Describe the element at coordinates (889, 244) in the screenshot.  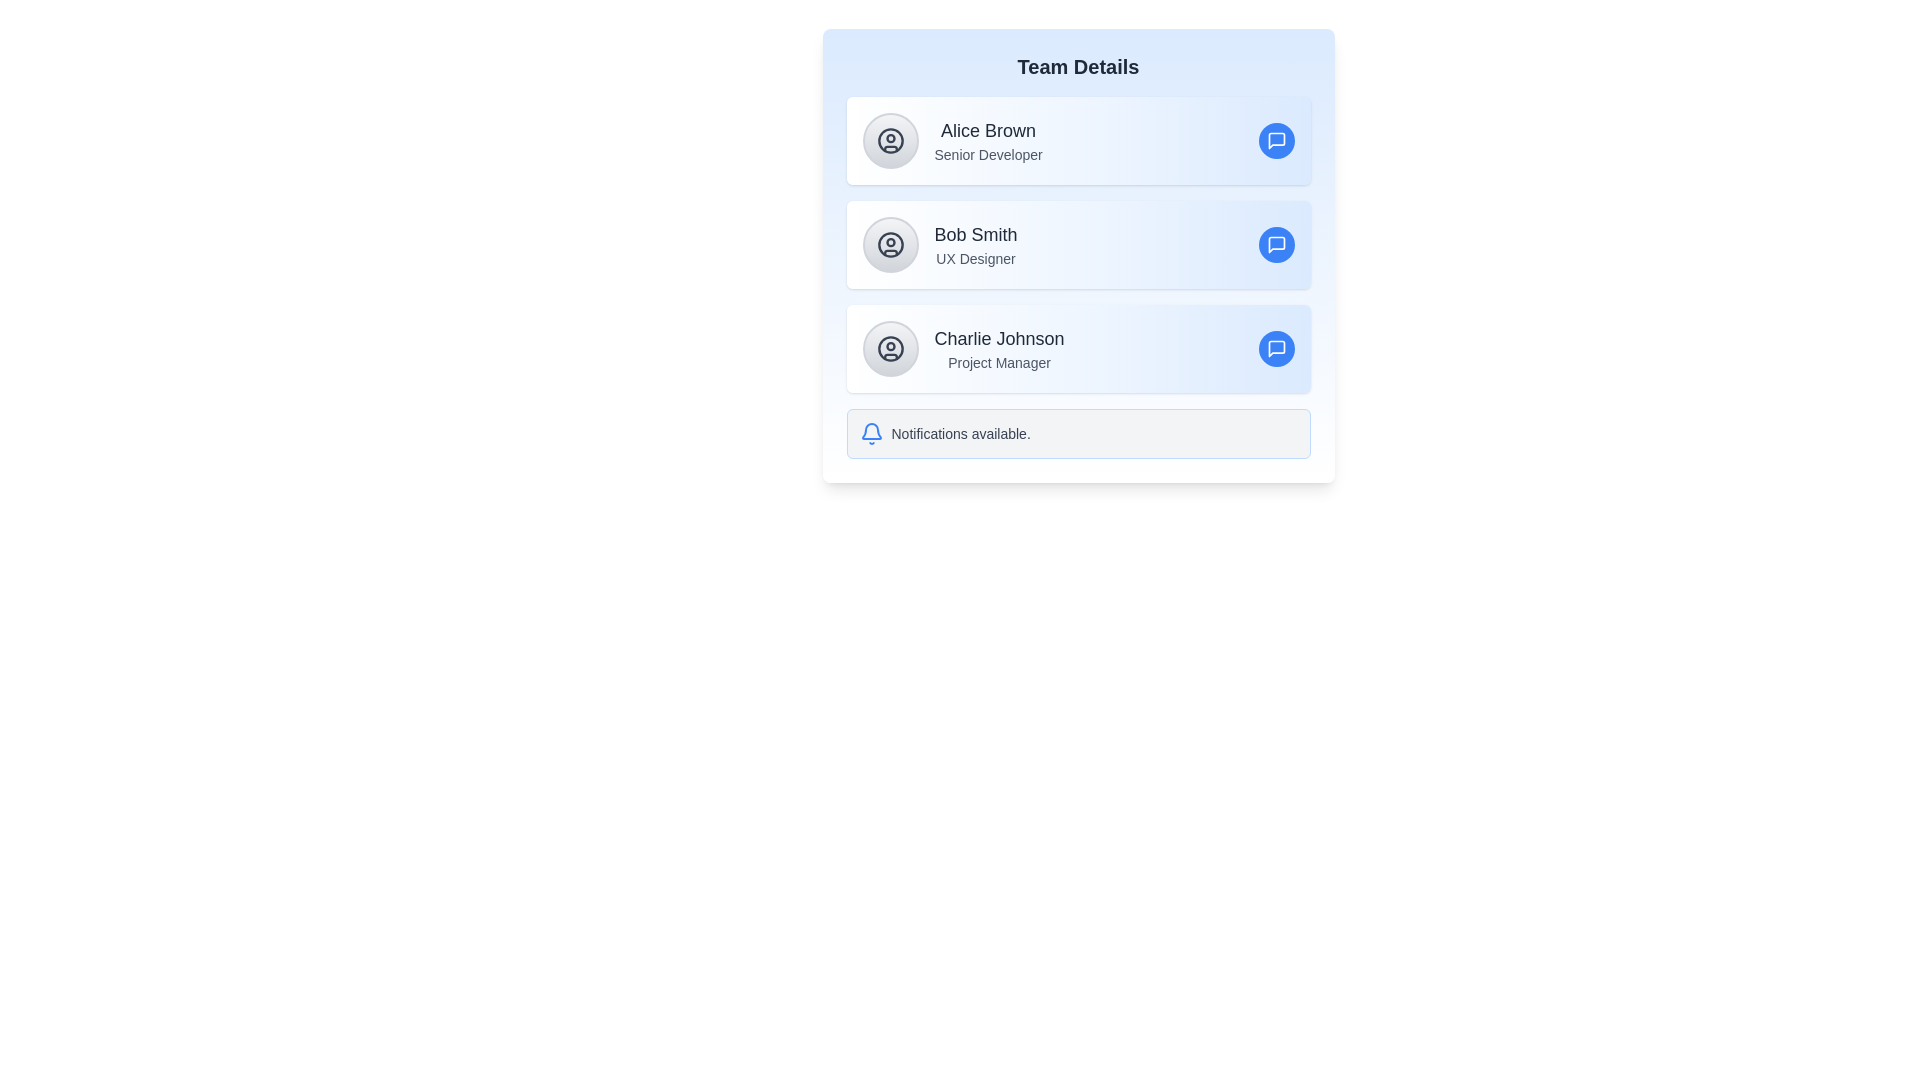
I see `the circular profile icon with a gray gradient background and a dark gray user profile outline, located to the left of the 'Bob Smith UX Designer' section` at that location.